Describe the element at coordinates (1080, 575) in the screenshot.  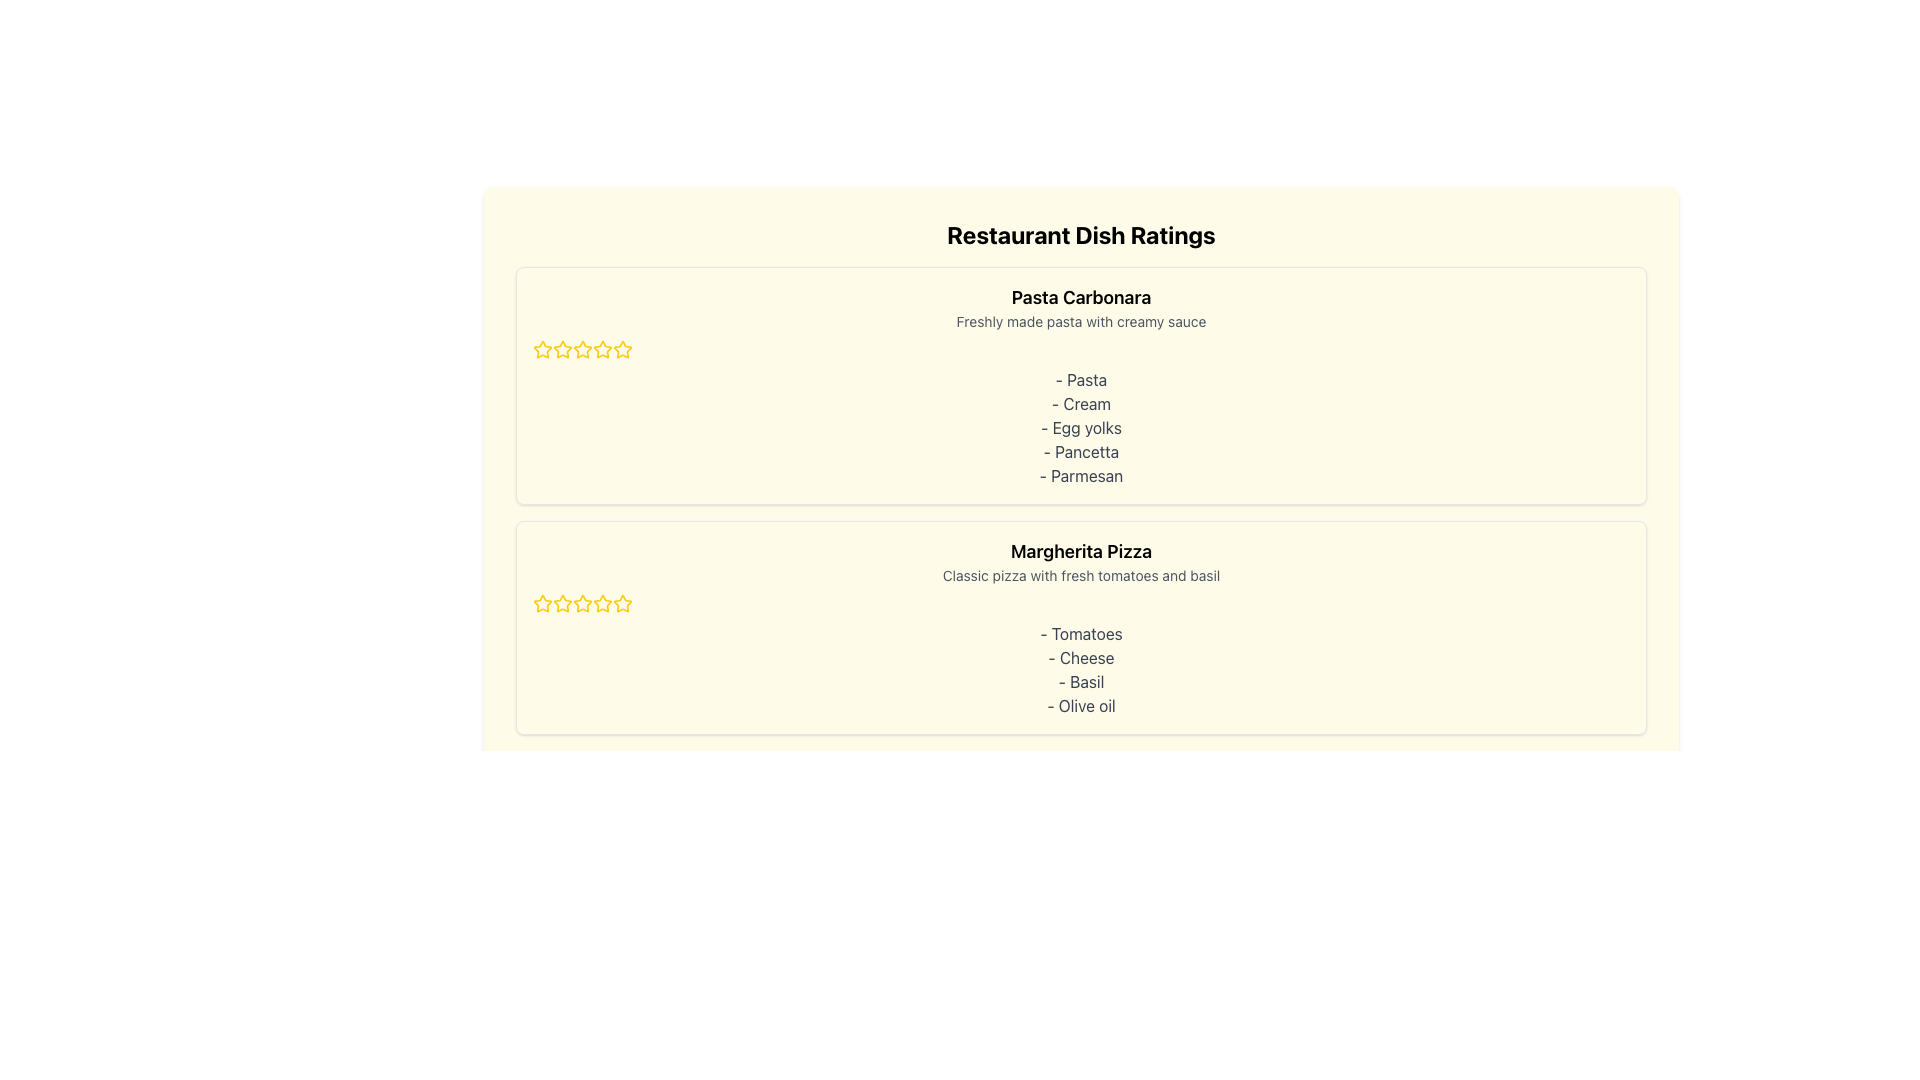
I see `textual description 'Classic pizza with fresh tomatoes and basil' located beneath the title 'Margherita Pizza'` at that location.